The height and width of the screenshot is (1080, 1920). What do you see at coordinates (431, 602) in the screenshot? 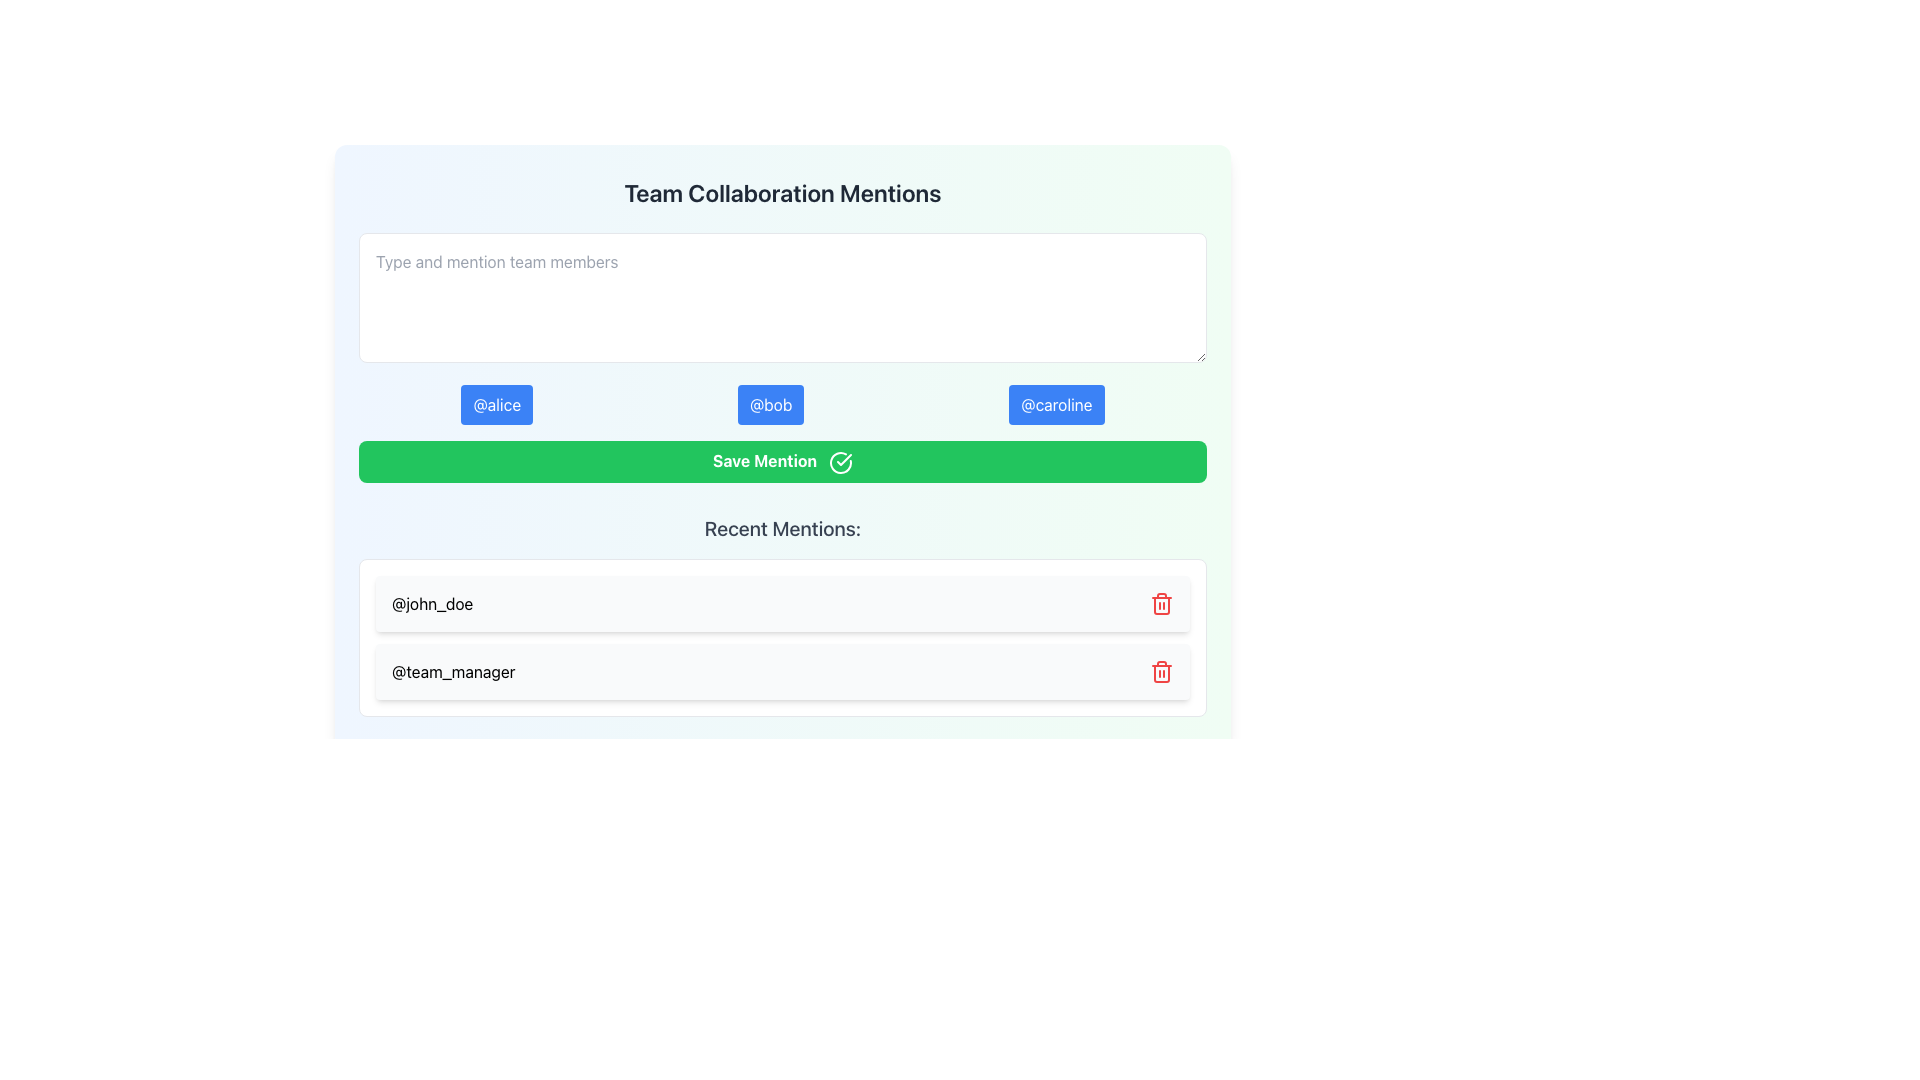
I see `the Text Label displaying the username '@john_doe' located in the 'Recent Mentions' section, positioned to the left of an interactive red icon` at bounding box center [431, 602].